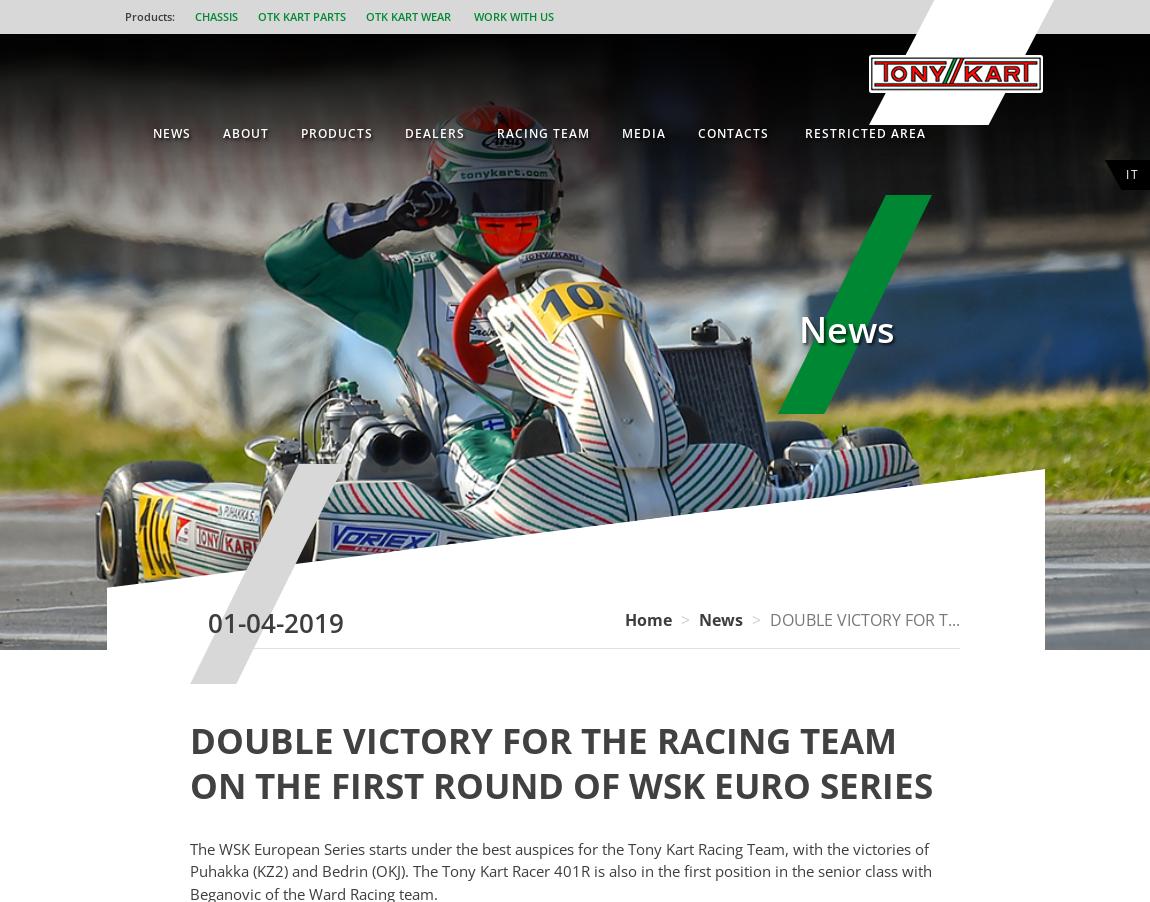 This screenshot has width=1150, height=902. I want to click on 'DOUBLE VICTORY FOR T...', so click(865, 619).